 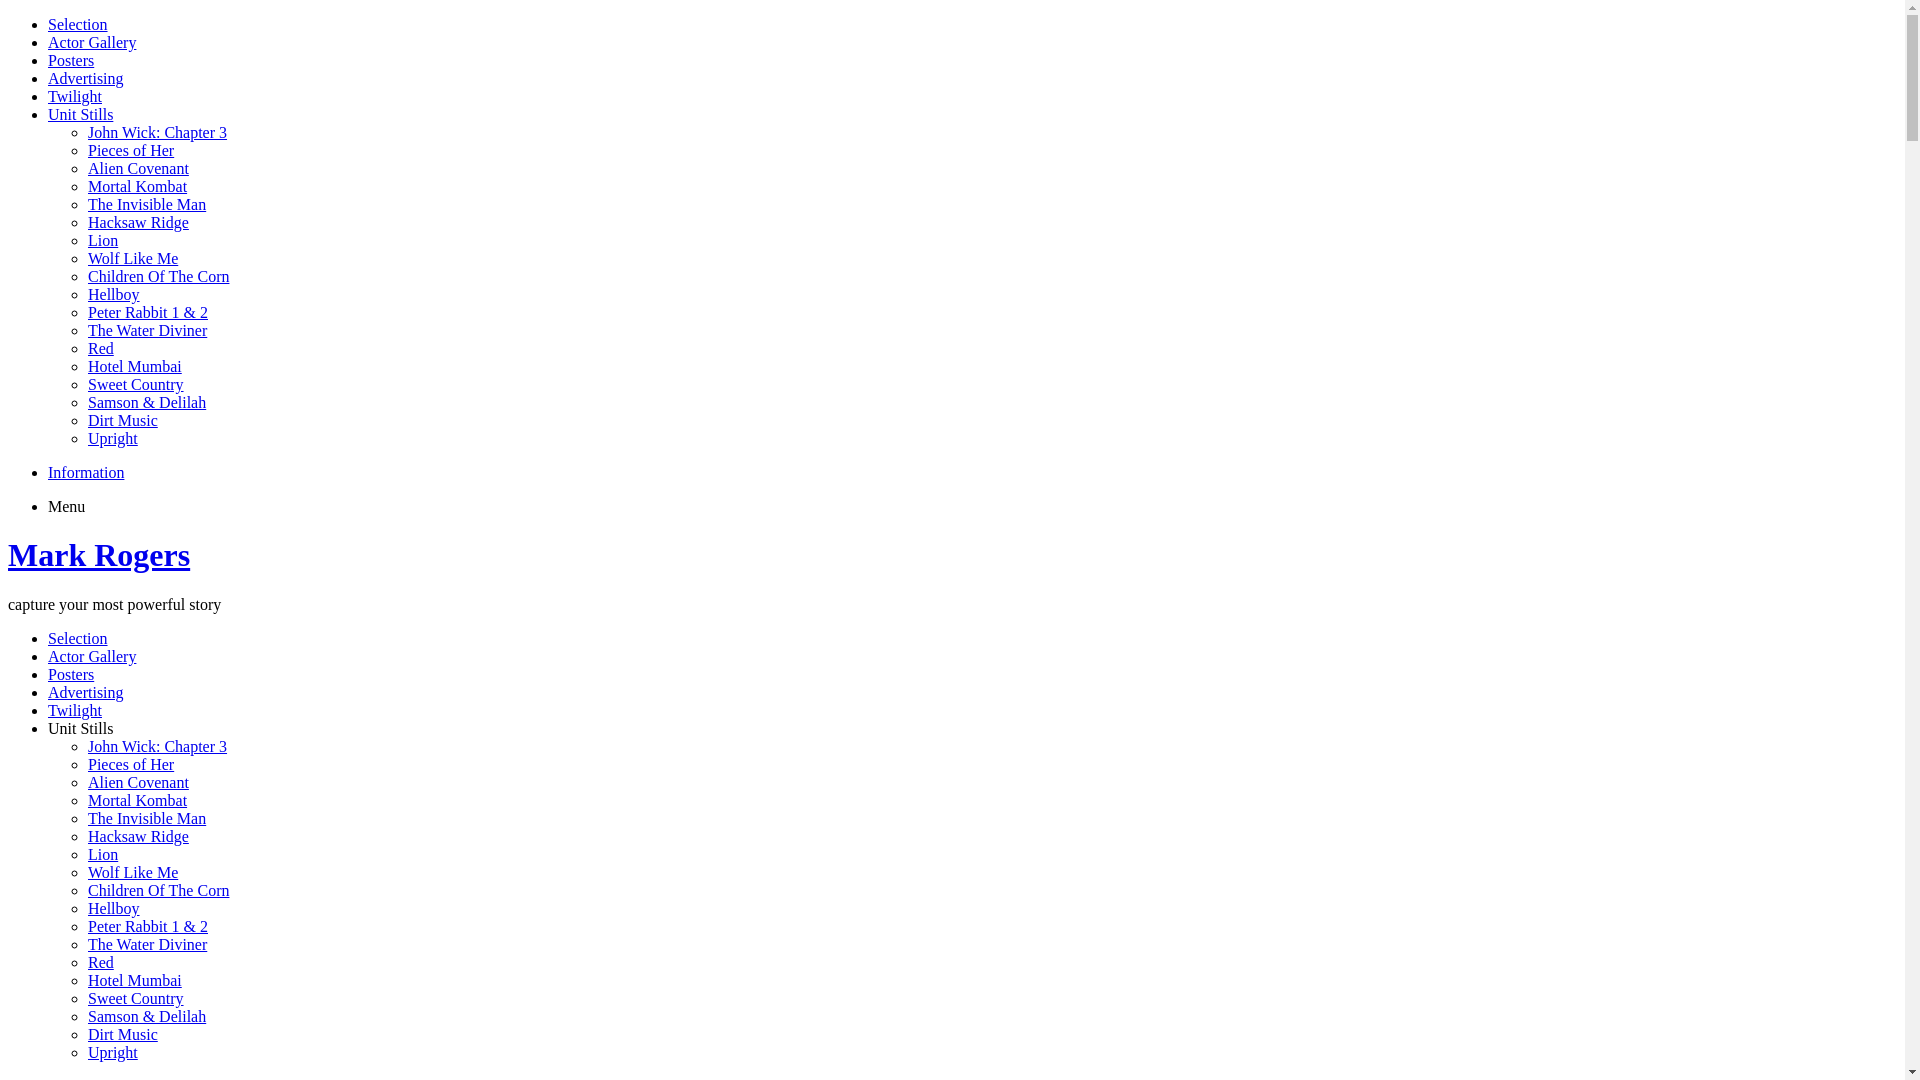 What do you see at coordinates (112, 437) in the screenshot?
I see `'Upright'` at bounding box center [112, 437].